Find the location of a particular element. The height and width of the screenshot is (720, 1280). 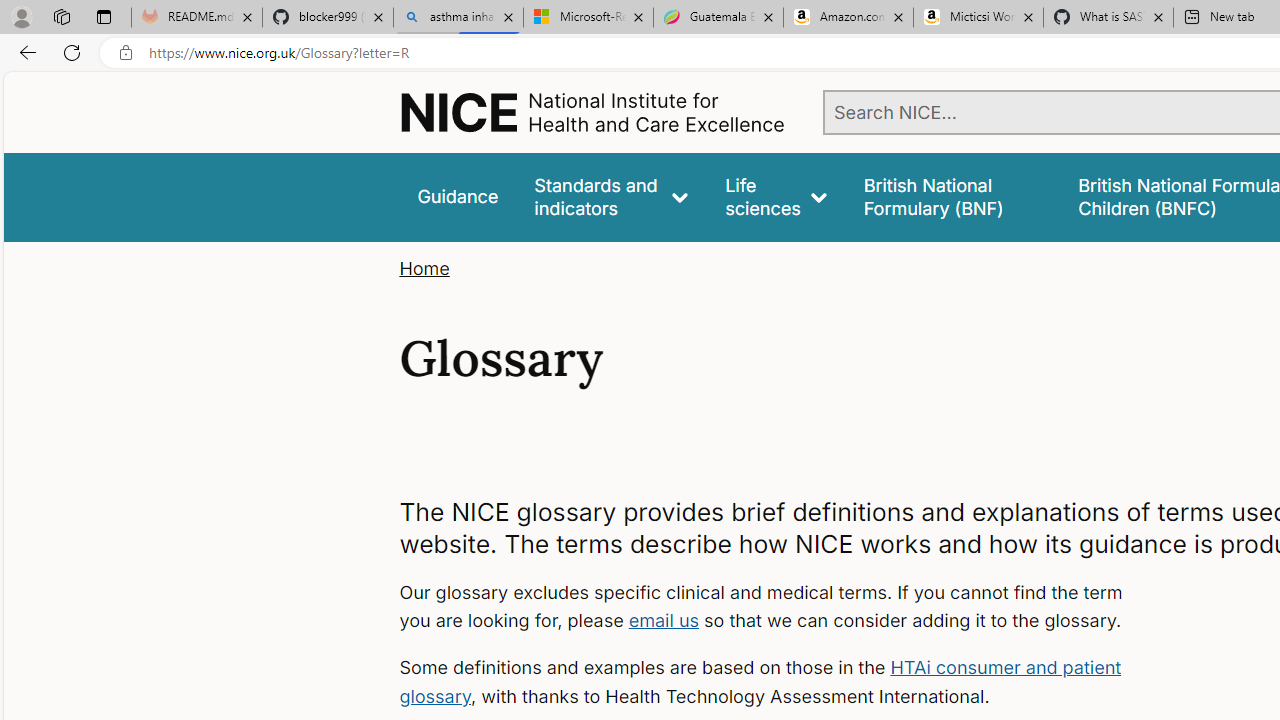

'Life sciences' is located at coordinates (775, 197).